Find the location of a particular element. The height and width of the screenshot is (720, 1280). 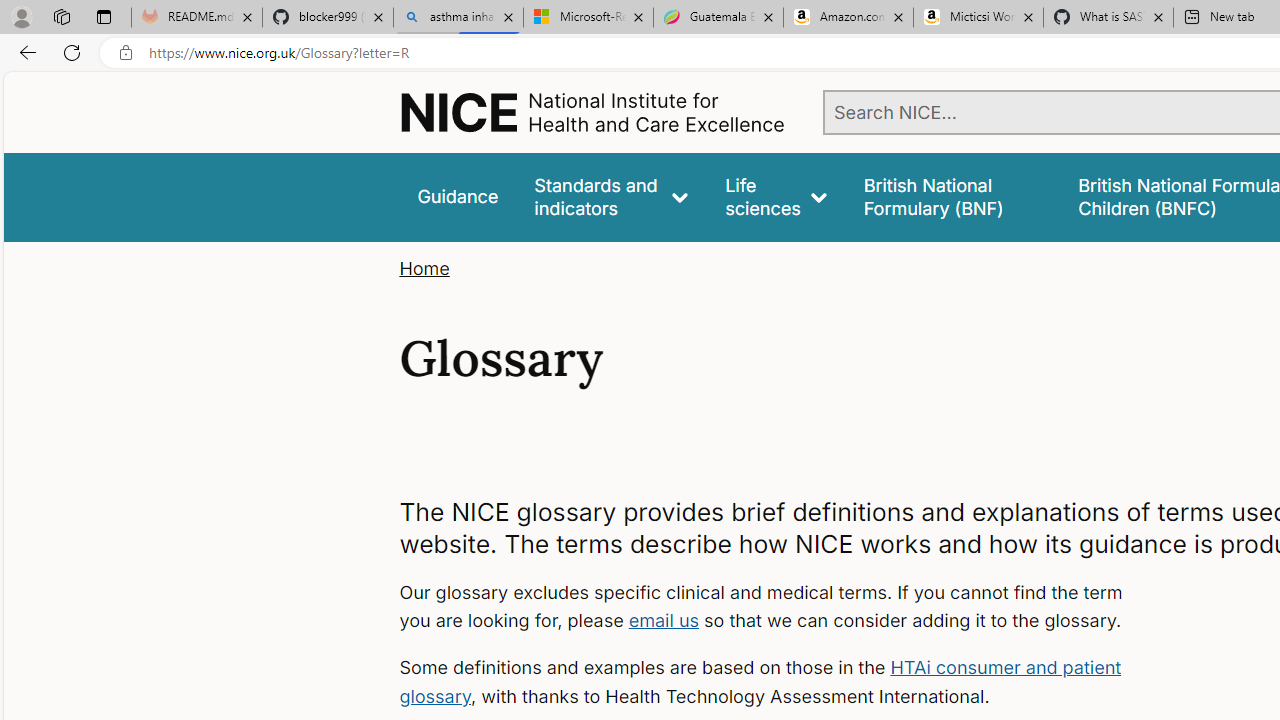

'Life sciences' is located at coordinates (775, 197).